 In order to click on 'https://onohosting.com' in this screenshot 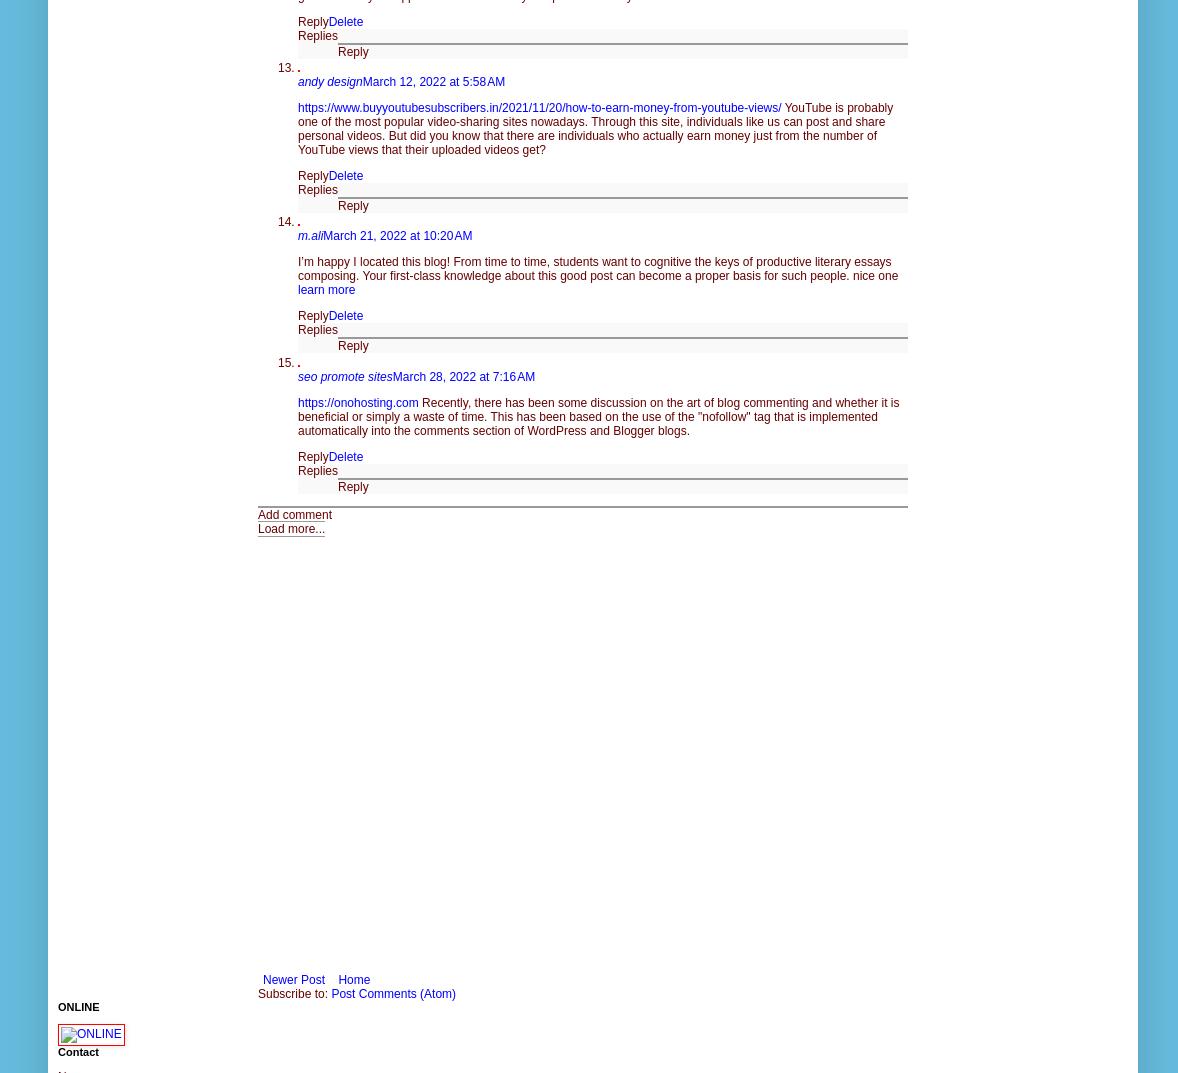, I will do `click(357, 401)`.